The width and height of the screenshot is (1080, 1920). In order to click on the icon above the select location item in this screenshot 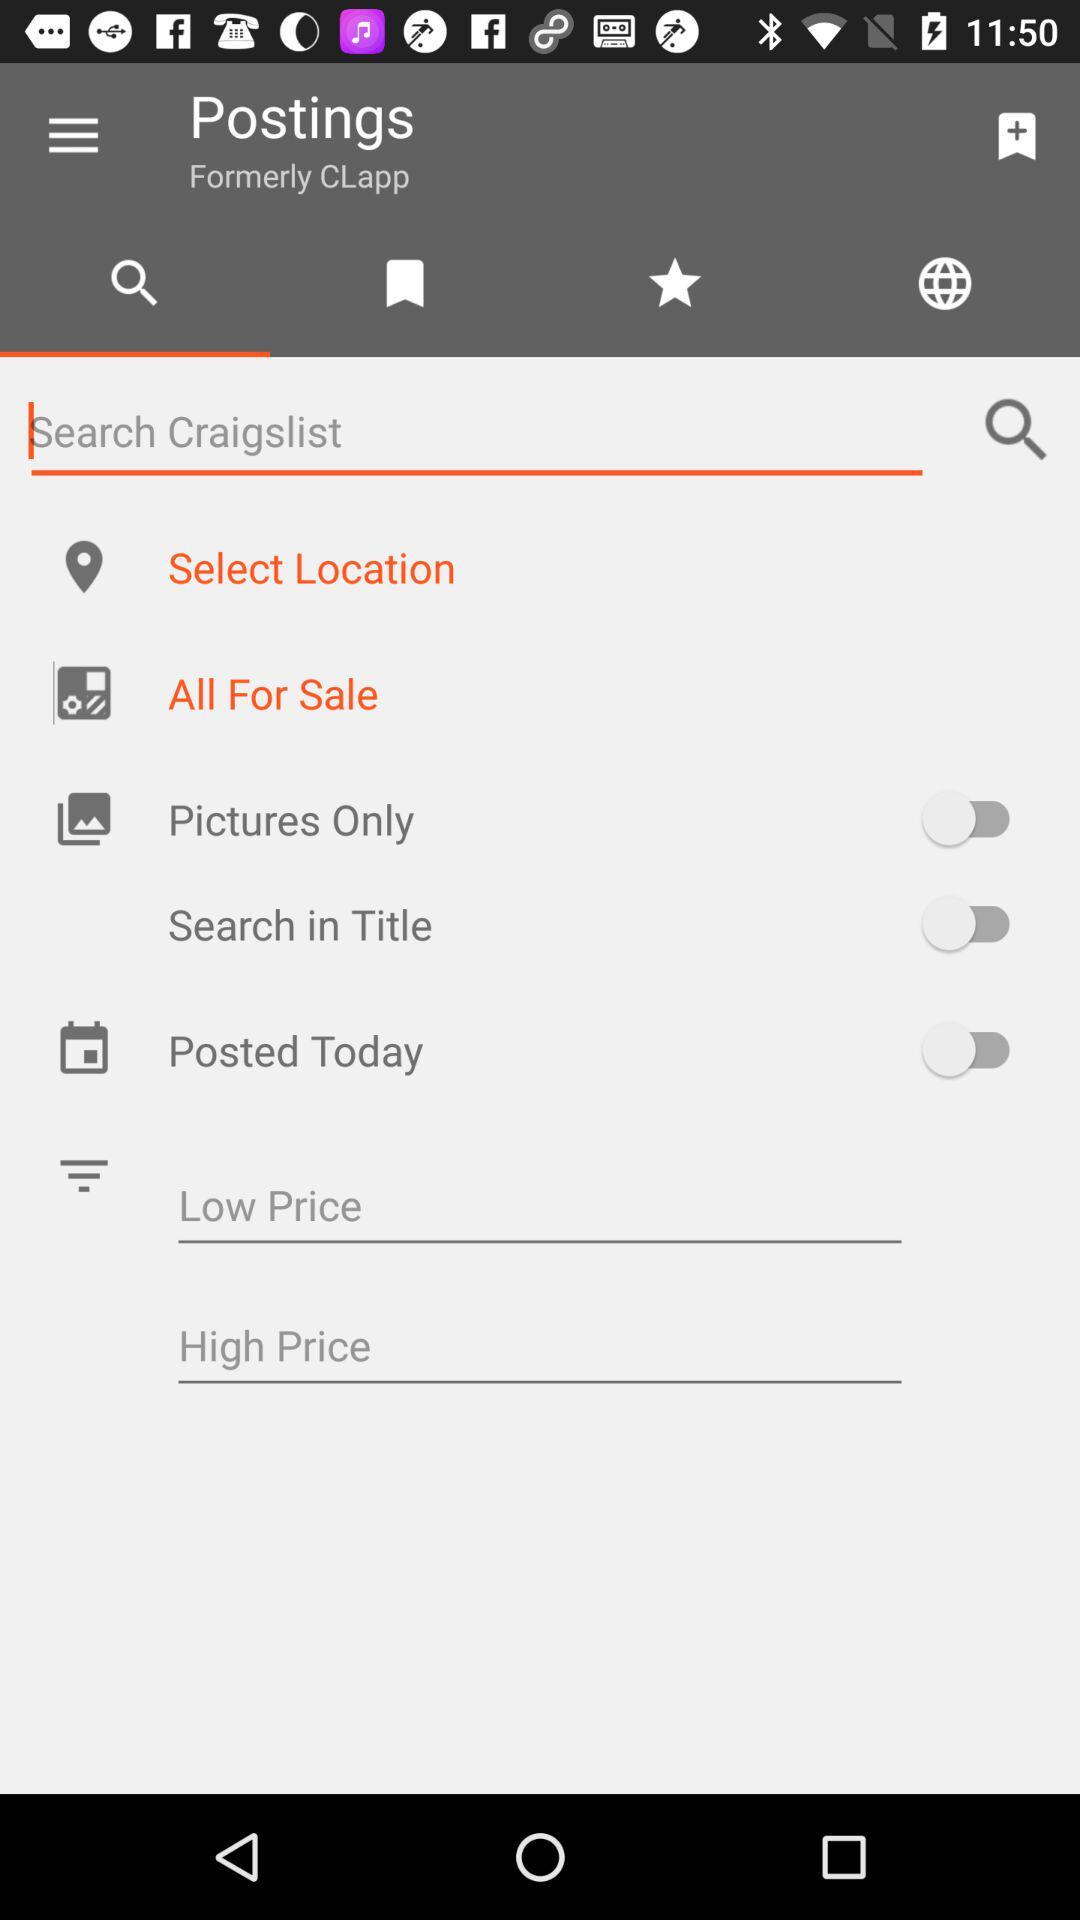, I will do `click(1017, 429)`.